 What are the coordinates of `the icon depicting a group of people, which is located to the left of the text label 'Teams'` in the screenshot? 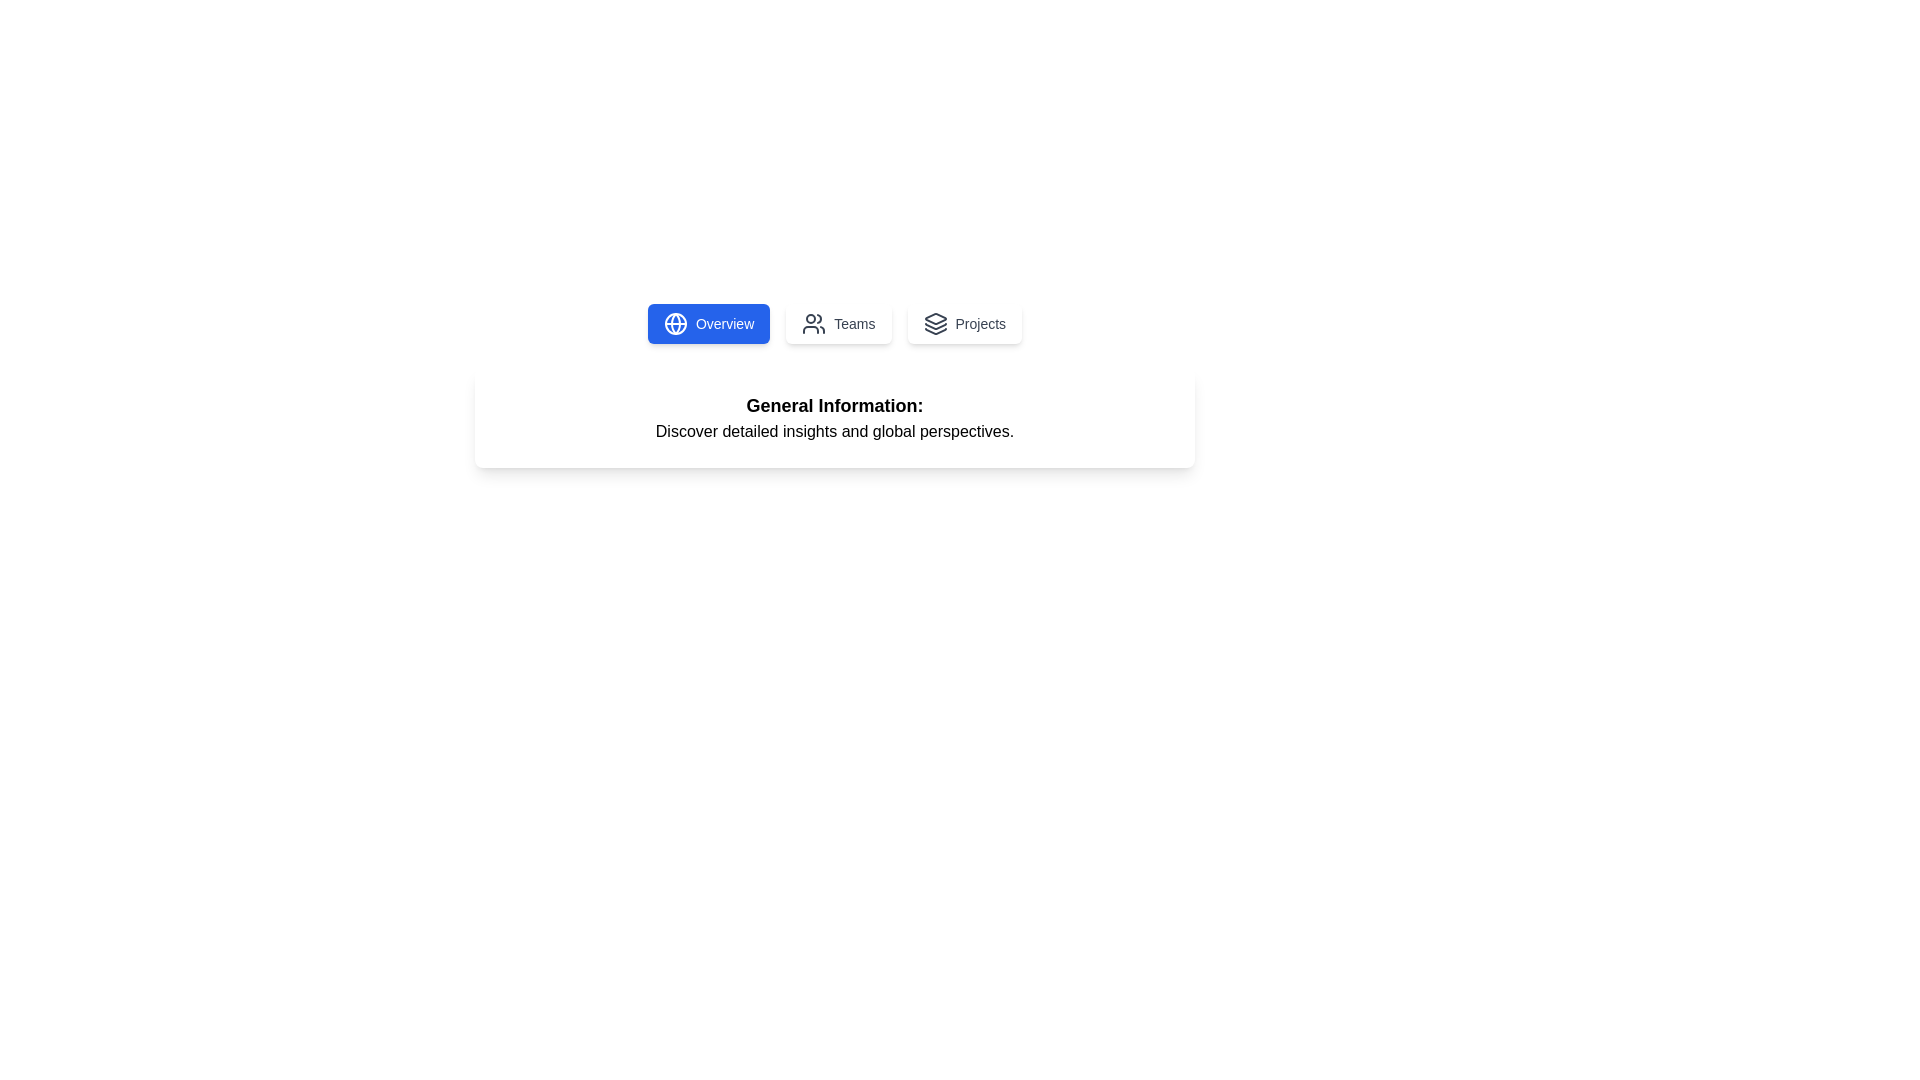 It's located at (814, 323).